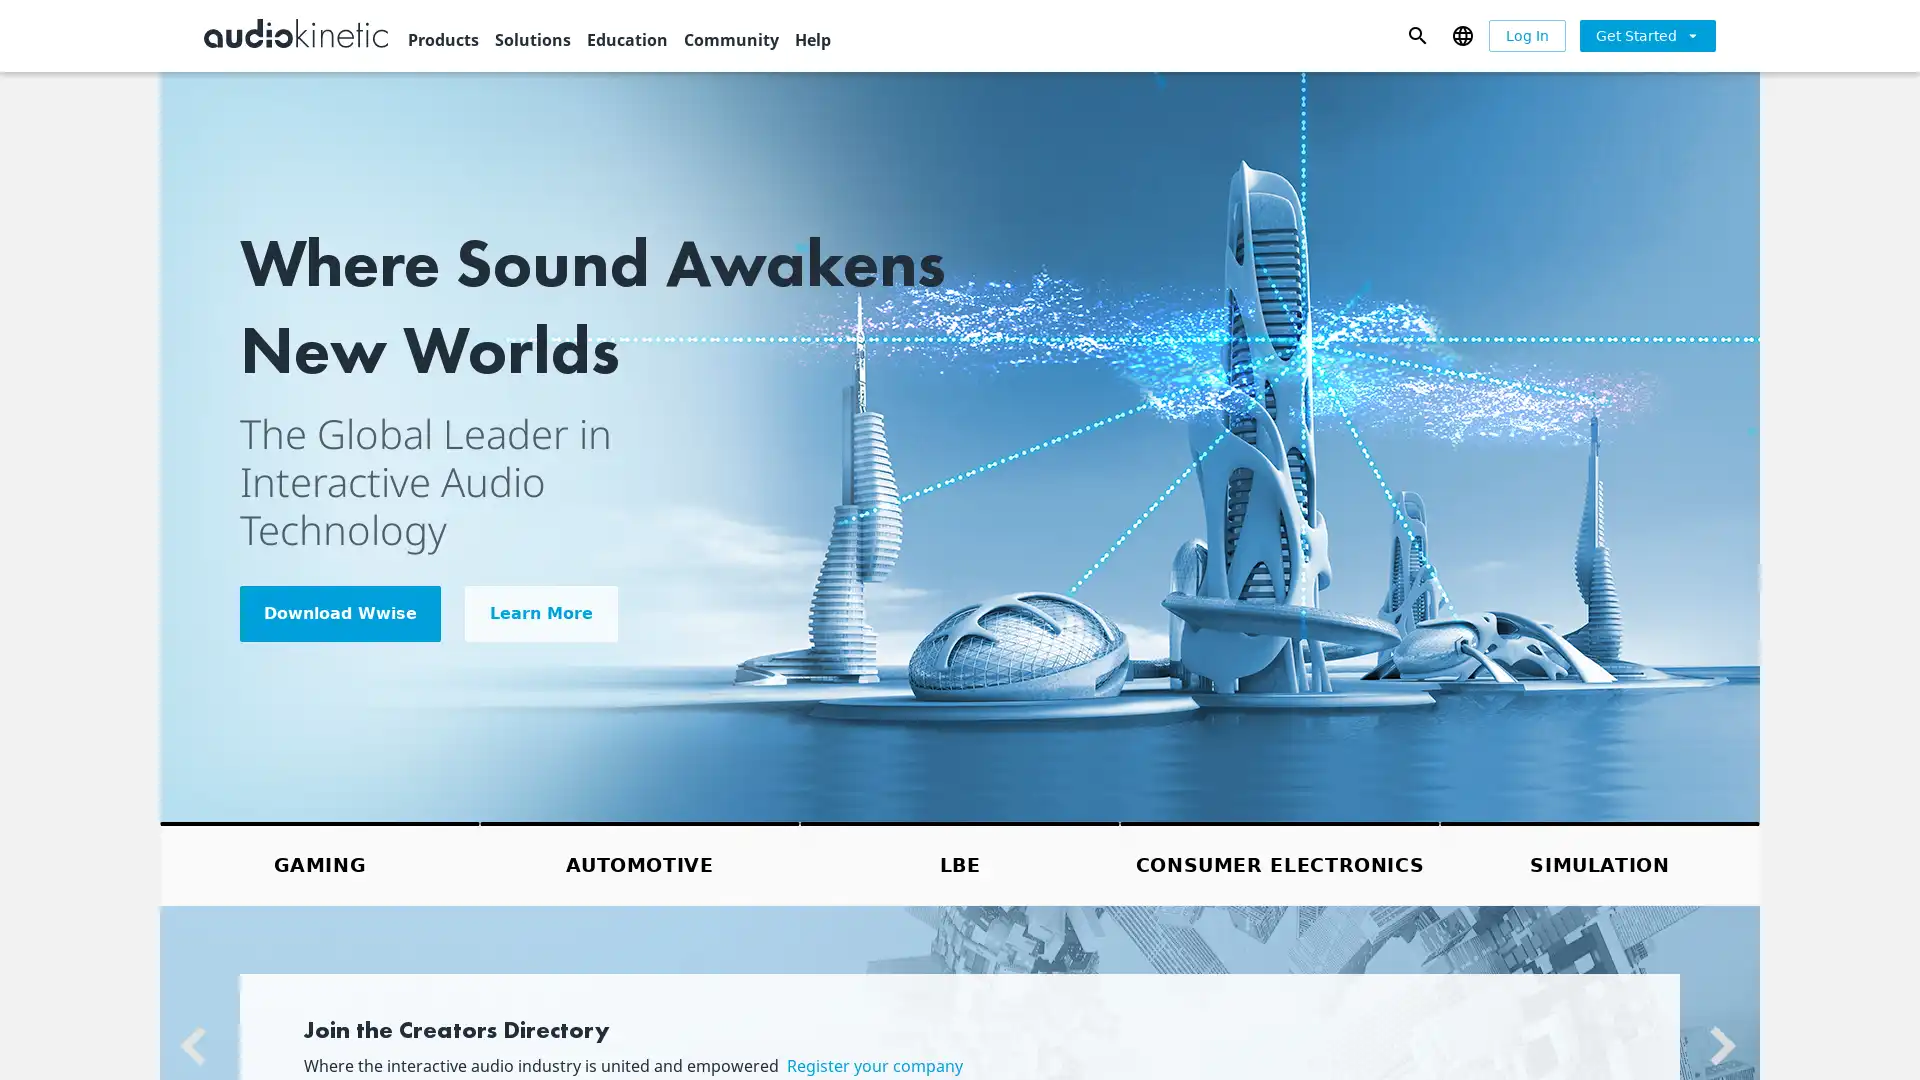 This screenshot has height=1080, width=1920. Describe the element at coordinates (960, 862) in the screenshot. I see `LBE` at that location.